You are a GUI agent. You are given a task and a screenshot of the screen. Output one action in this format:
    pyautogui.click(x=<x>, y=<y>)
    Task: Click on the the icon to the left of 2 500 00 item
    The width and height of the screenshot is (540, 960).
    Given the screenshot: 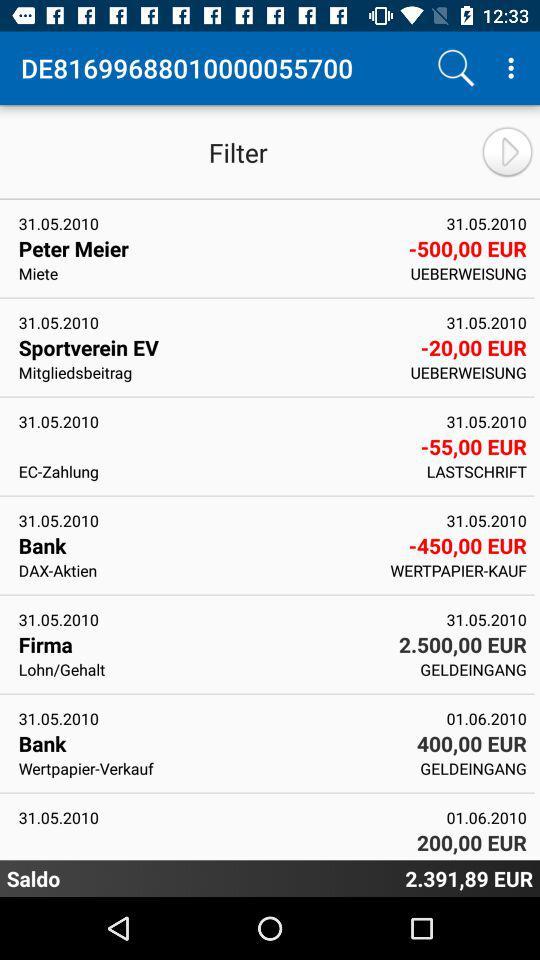 What is the action you would take?
    pyautogui.click(x=202, y=643)
    